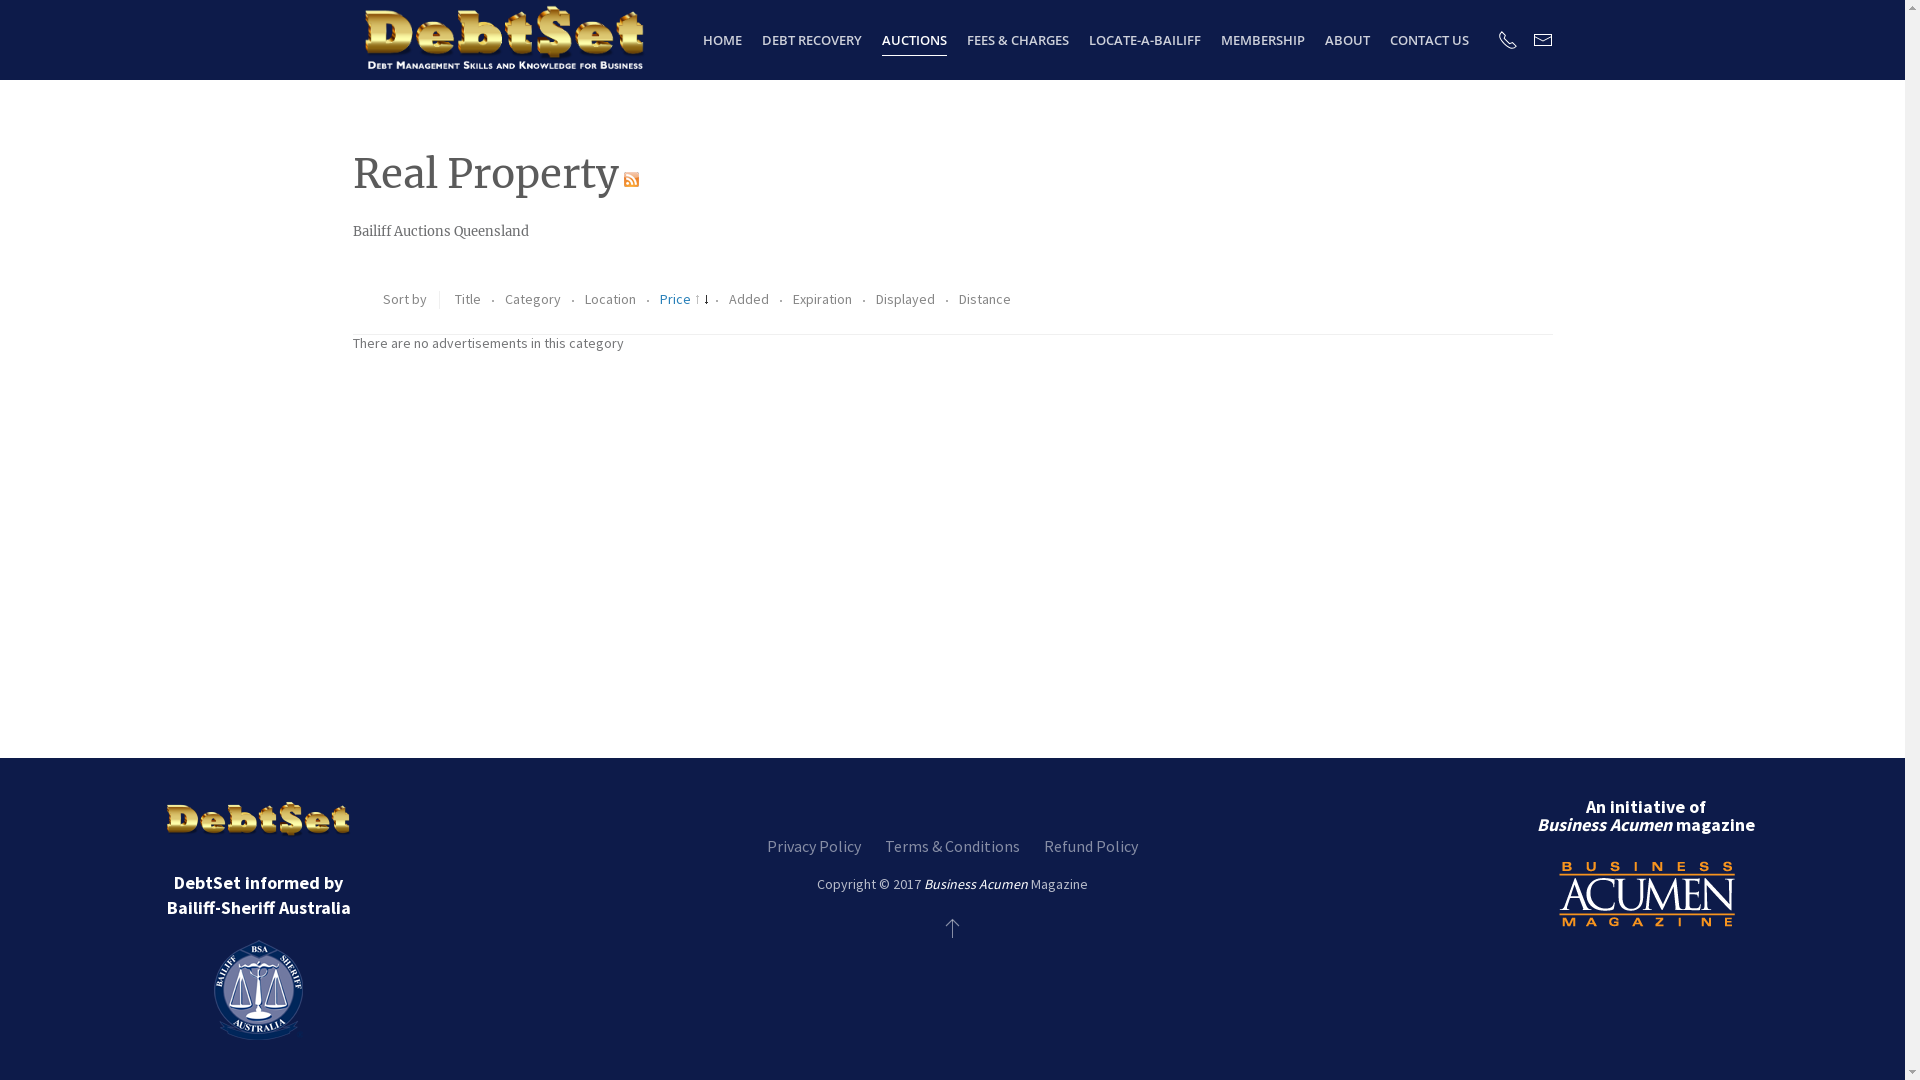 The image size is (1920, 1080). I want to click on 'AUCTIONS', so click(913, 39).